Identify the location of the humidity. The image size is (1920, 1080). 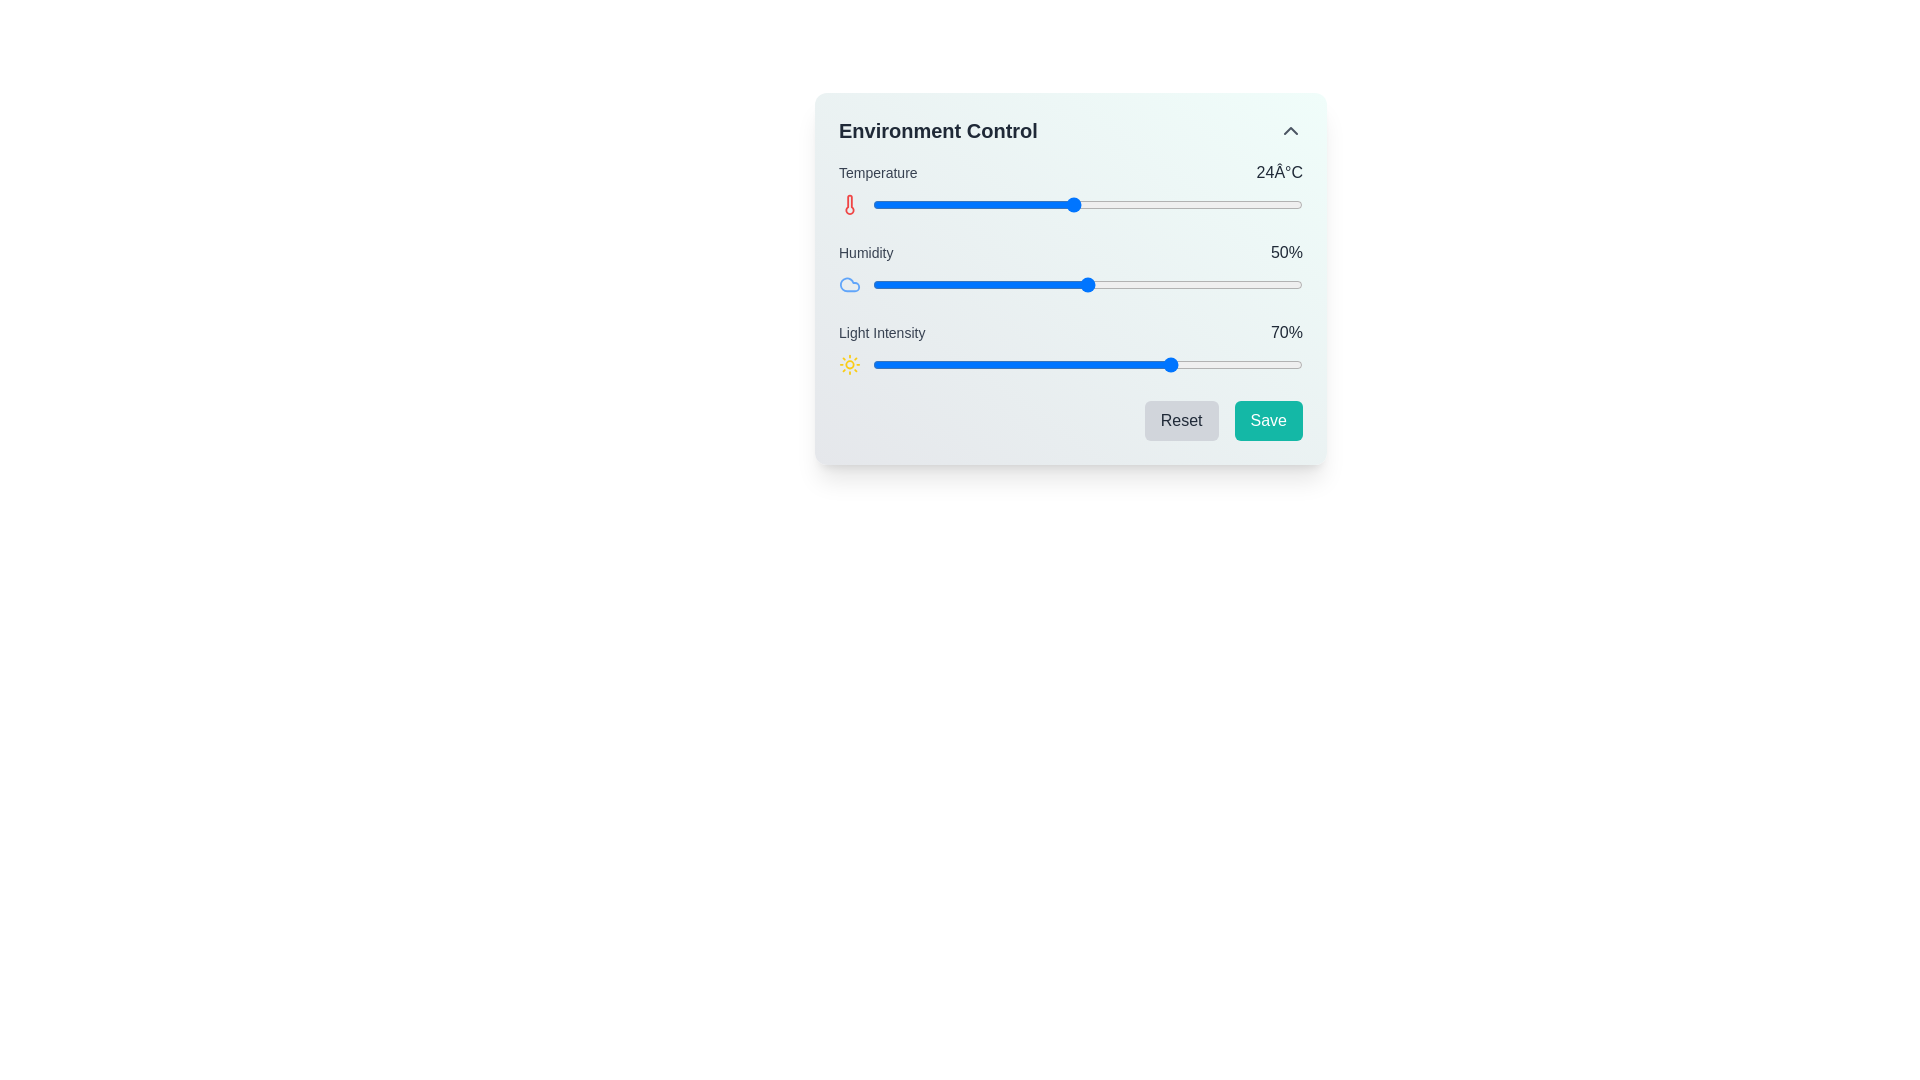
(940, 285).